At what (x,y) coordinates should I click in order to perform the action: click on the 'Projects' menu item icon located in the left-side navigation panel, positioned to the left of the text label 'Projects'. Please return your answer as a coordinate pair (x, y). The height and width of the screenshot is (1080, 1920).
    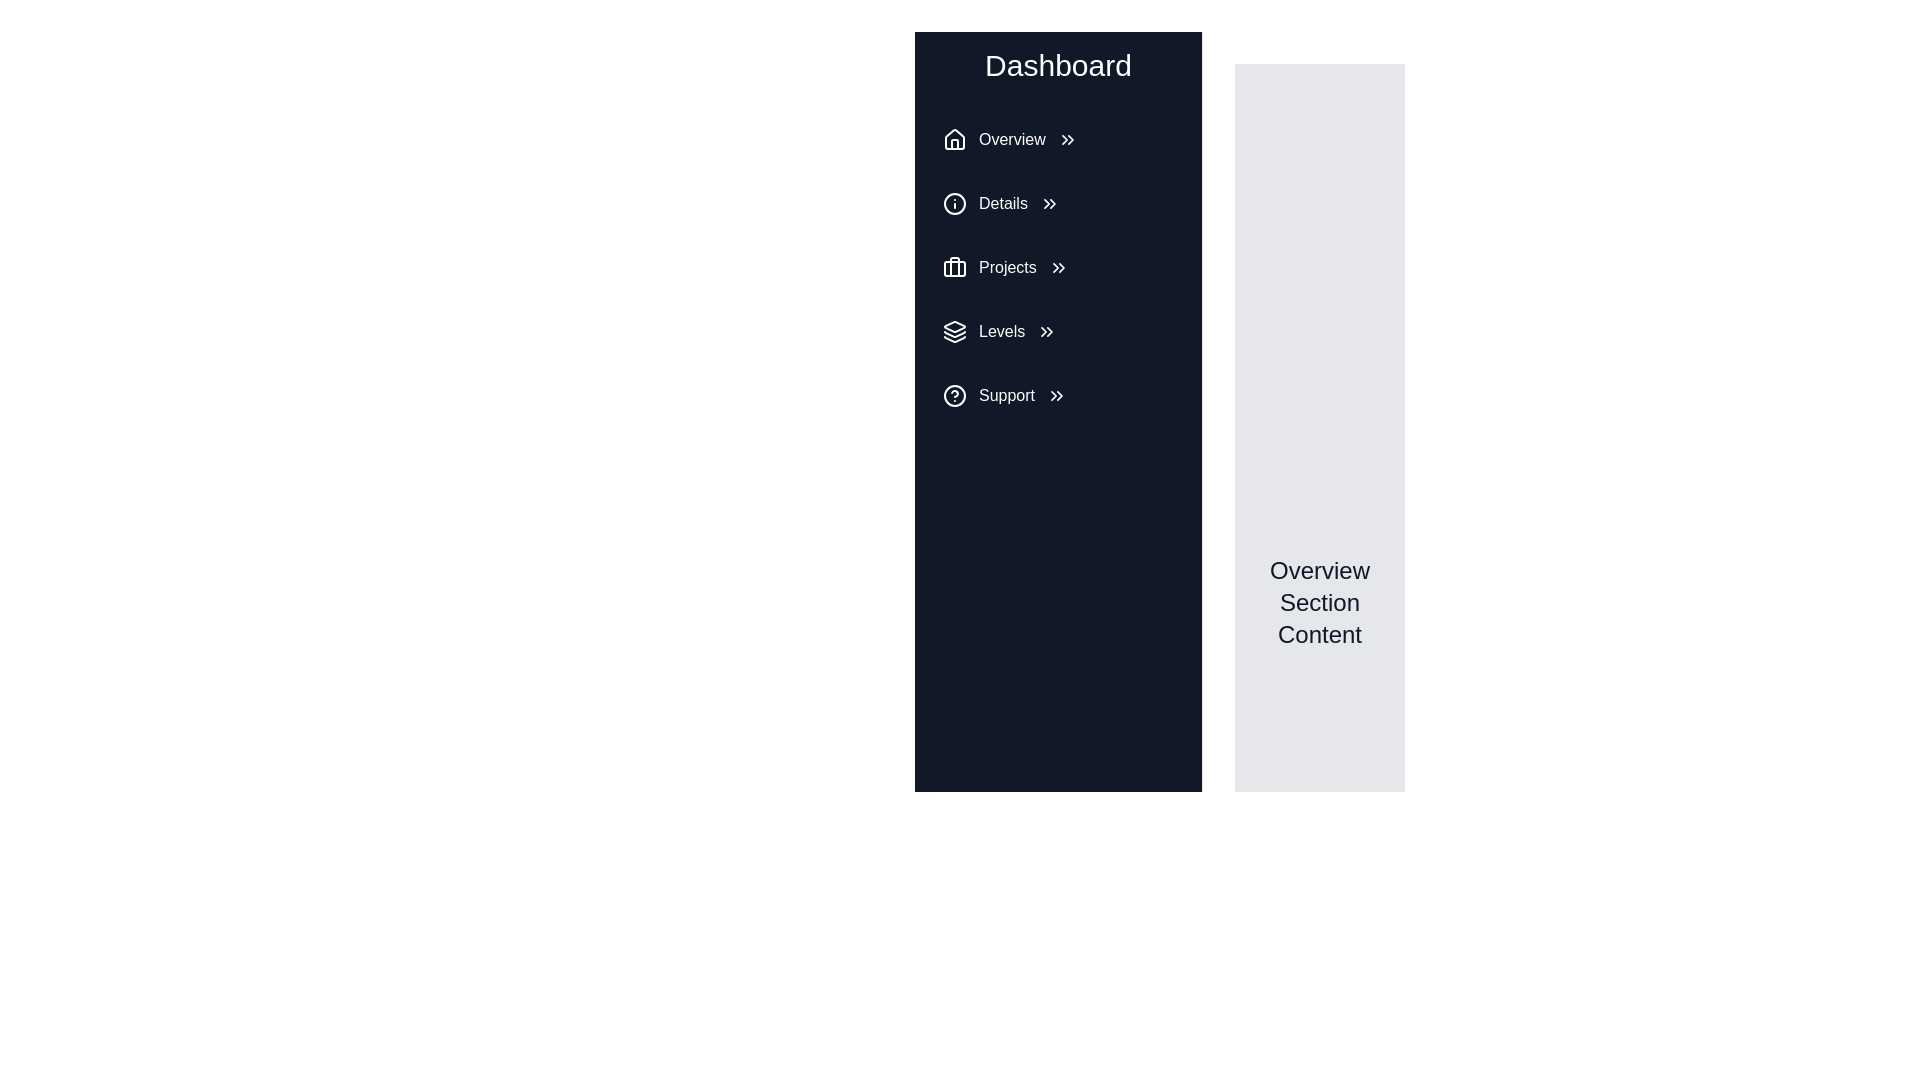
    Looking at the image, I should click on (954, 266).